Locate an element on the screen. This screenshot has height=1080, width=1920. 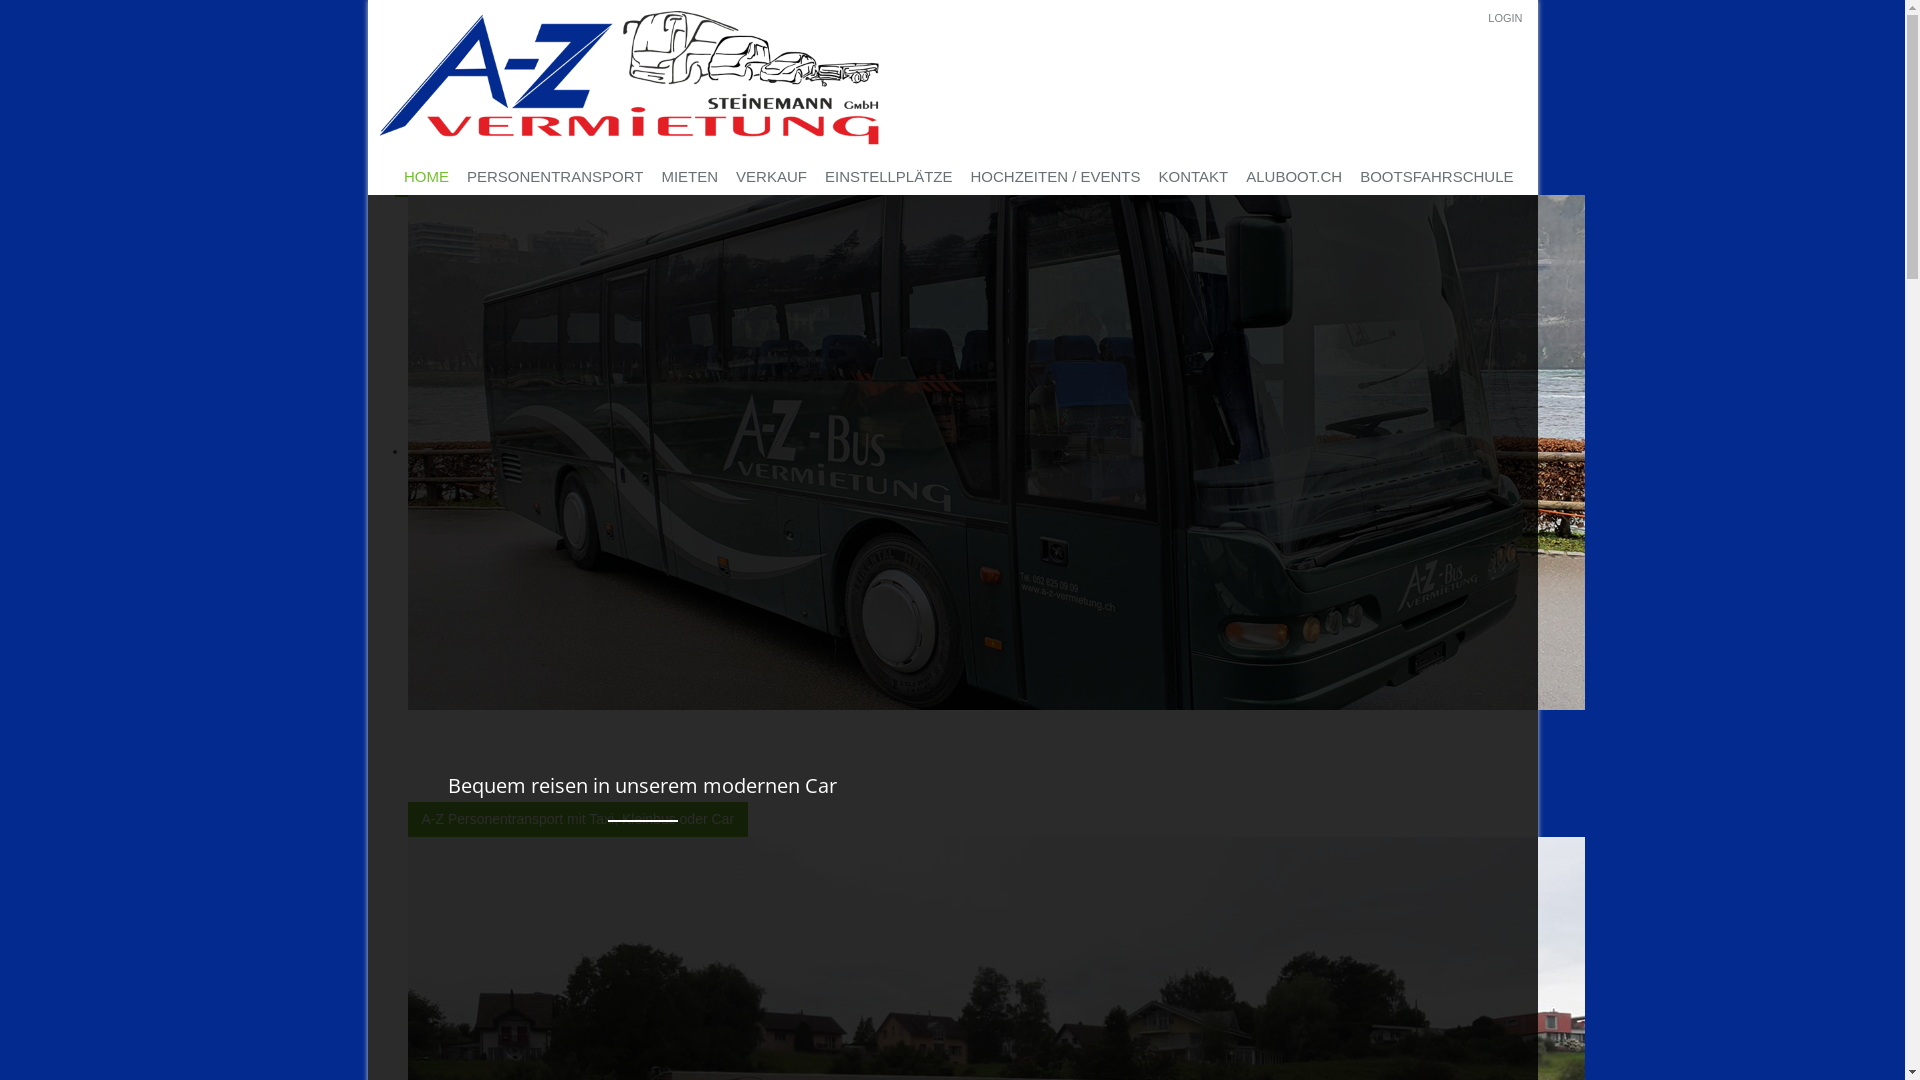
'VERKAUF' is located at coordinates (770, 176).